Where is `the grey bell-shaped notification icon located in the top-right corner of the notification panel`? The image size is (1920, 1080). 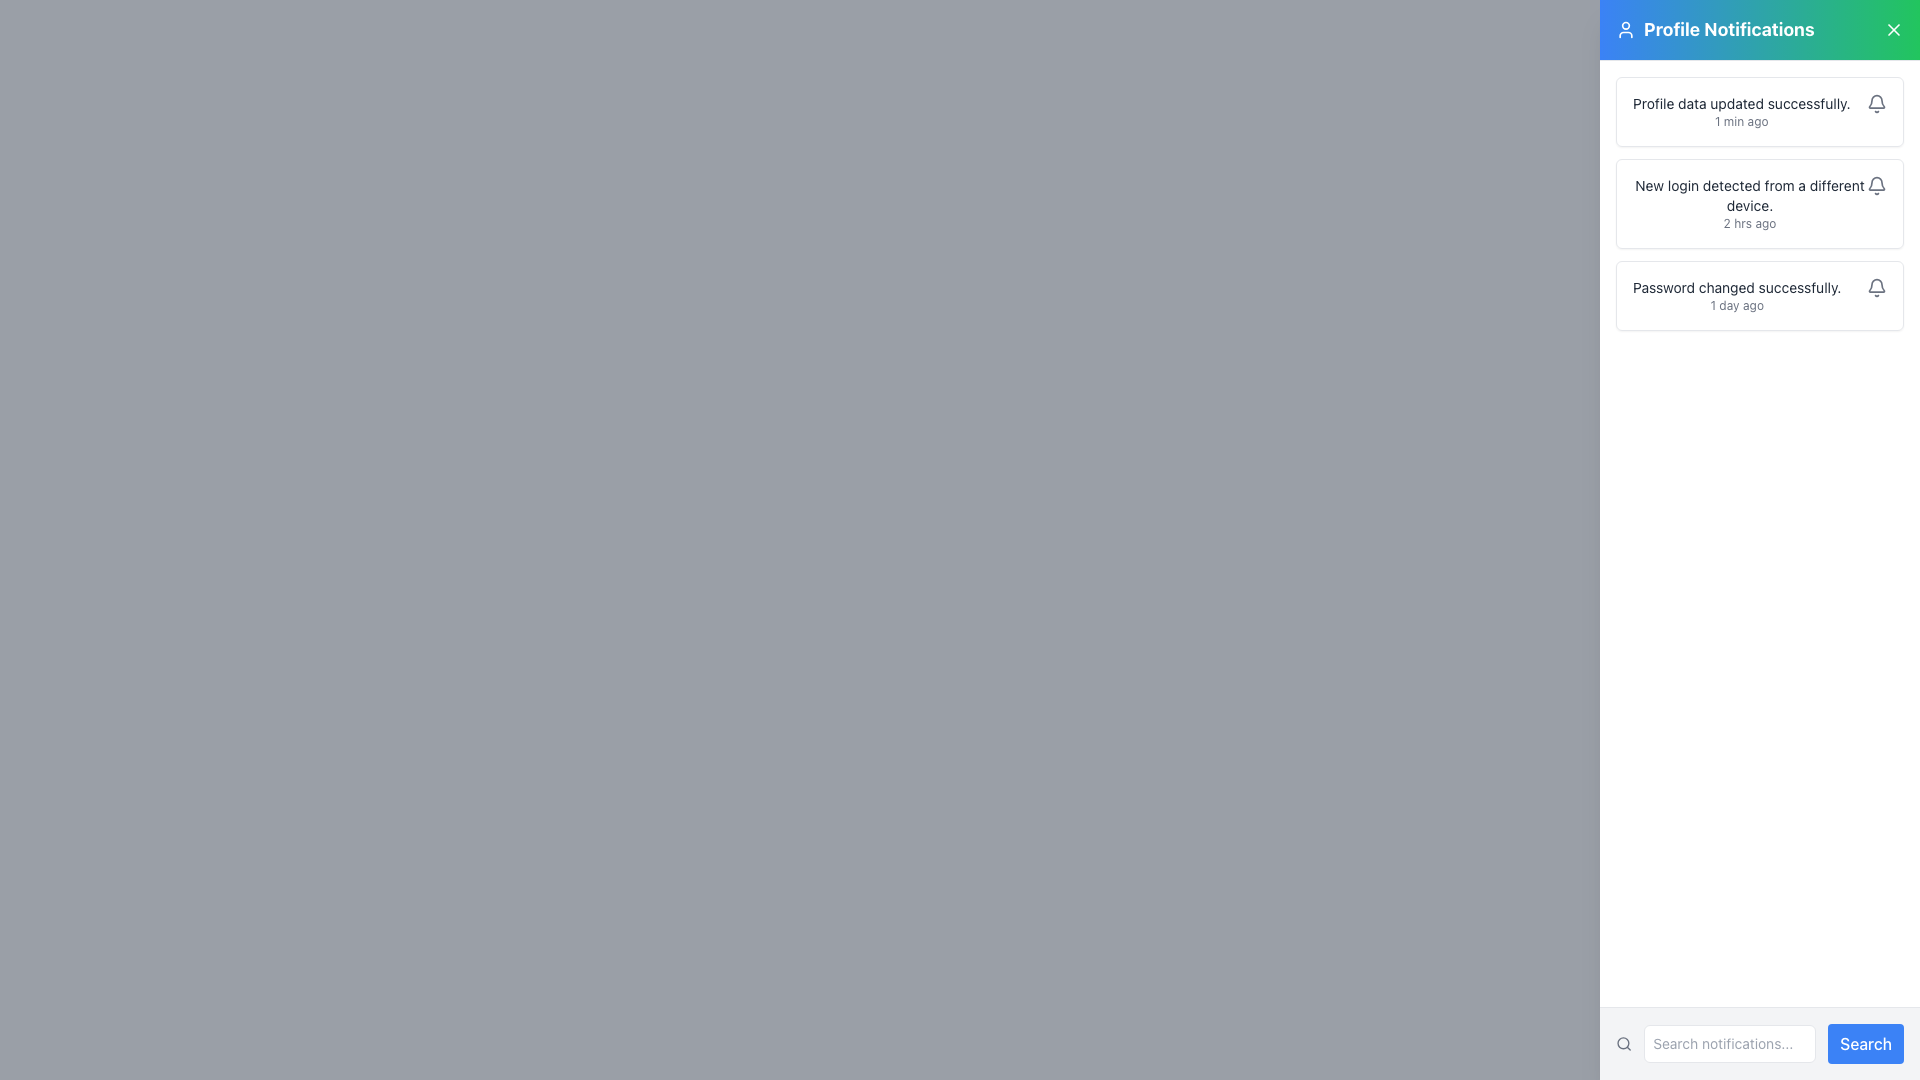 the grey bell-shaped notification icon located in the top-right corner of the notification panel is located at coordinates (1875, 285).